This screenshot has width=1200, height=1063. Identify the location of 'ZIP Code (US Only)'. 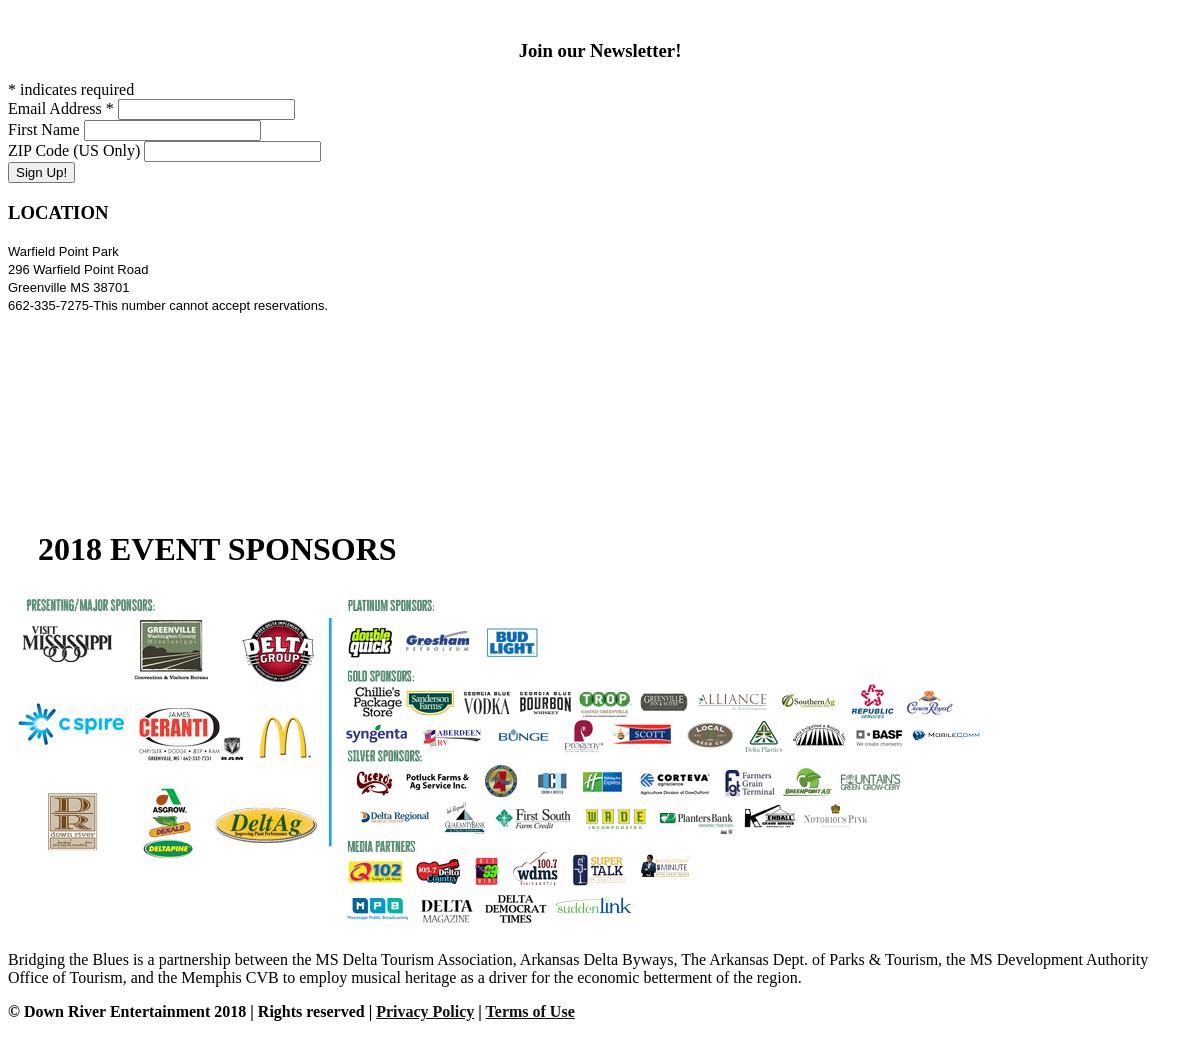
(74, 150).